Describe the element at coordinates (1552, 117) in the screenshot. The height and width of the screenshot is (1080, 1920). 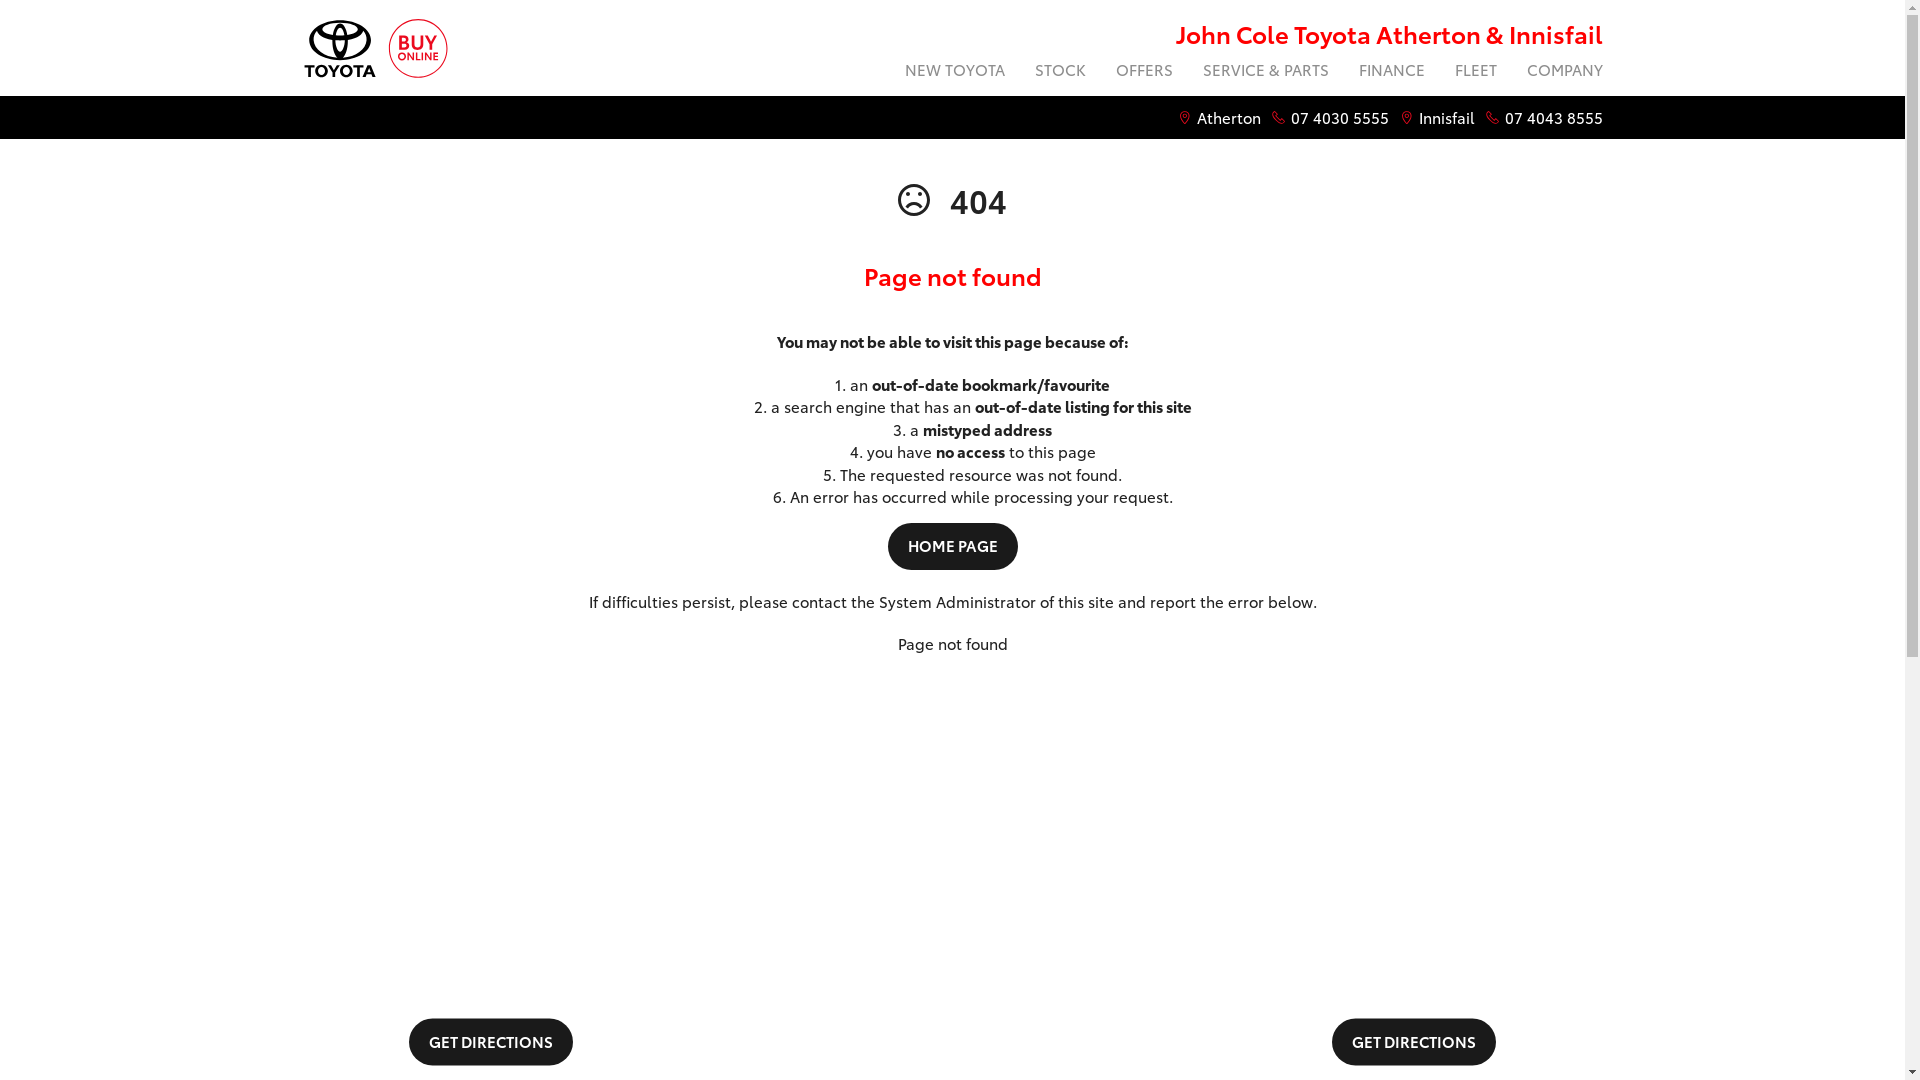
I see `'07 4043 8555'` at that location.